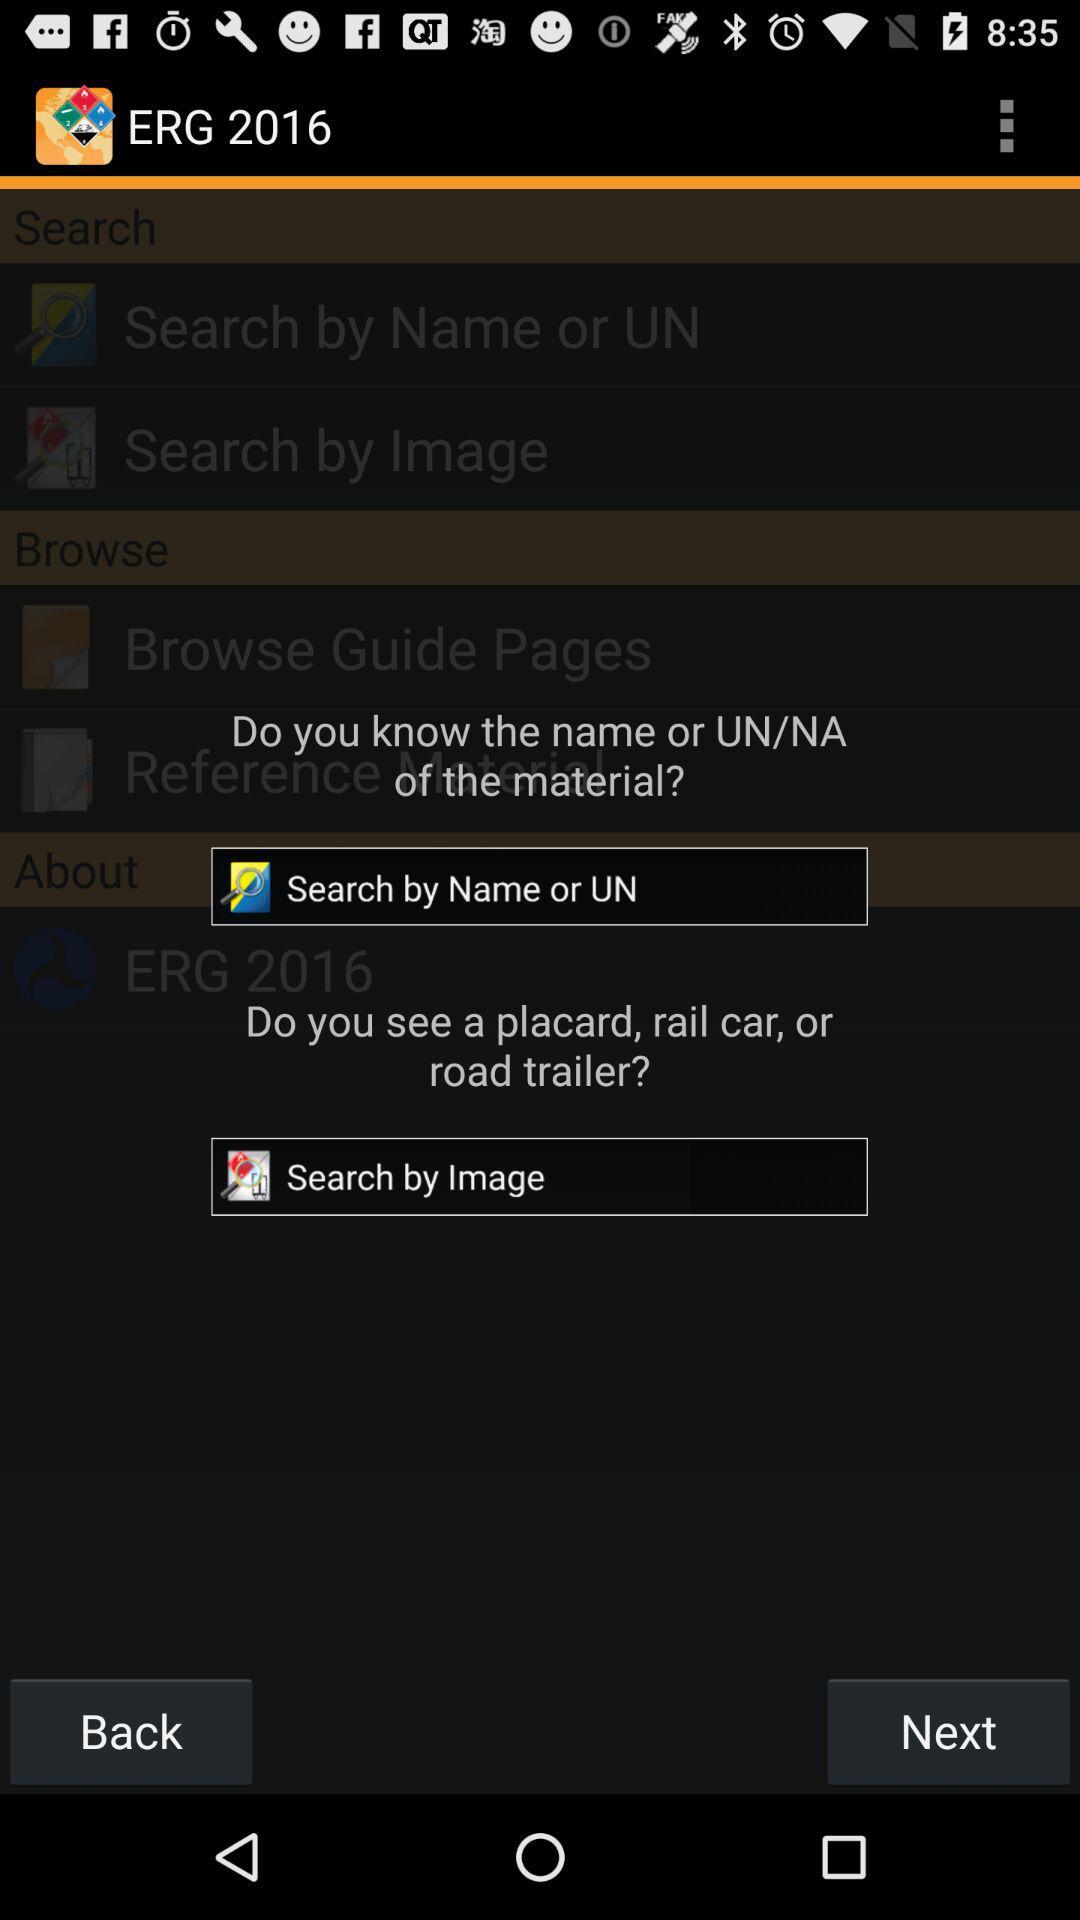  What do you see at coordinates (131, 1730) in the screenshot?
I see `item to the left of next item` at bounding box center [131, 1730].